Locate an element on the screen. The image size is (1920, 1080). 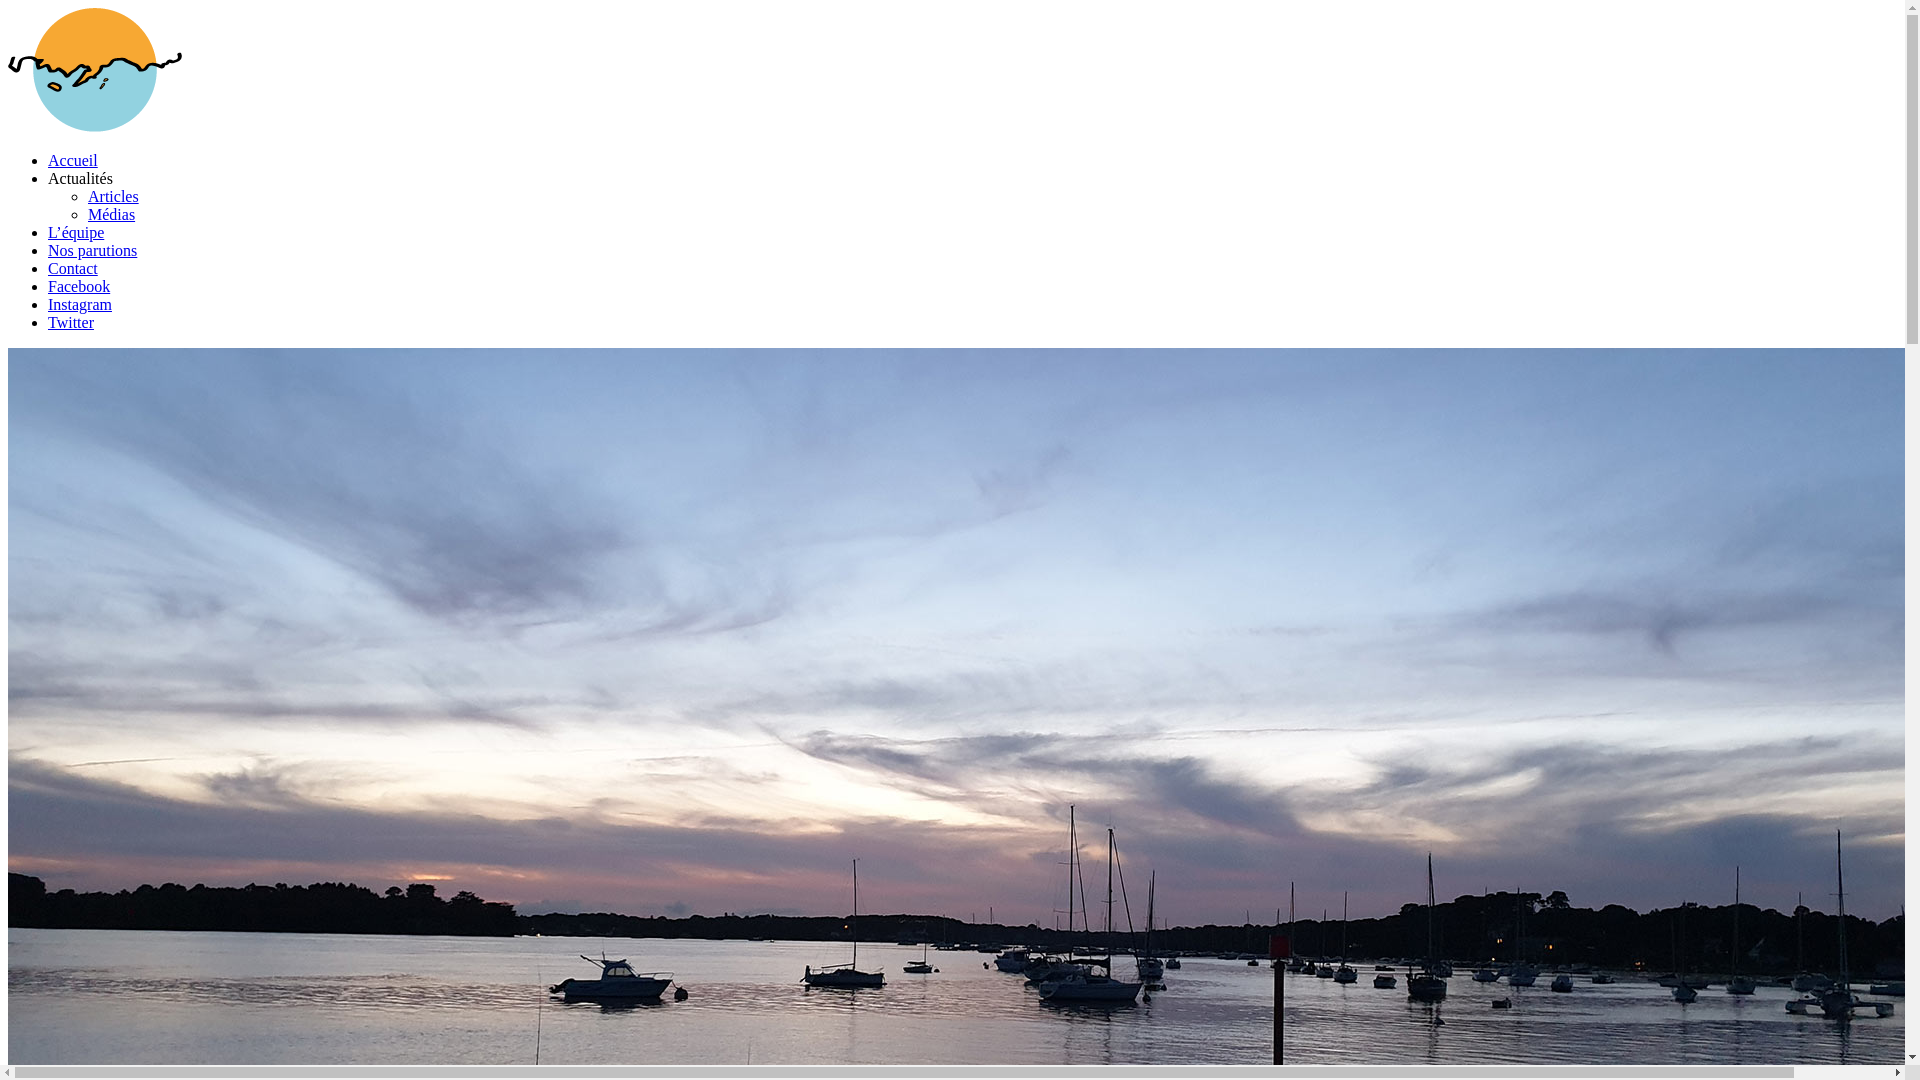
'Nos parutions' is located at coordinates (48, 249).